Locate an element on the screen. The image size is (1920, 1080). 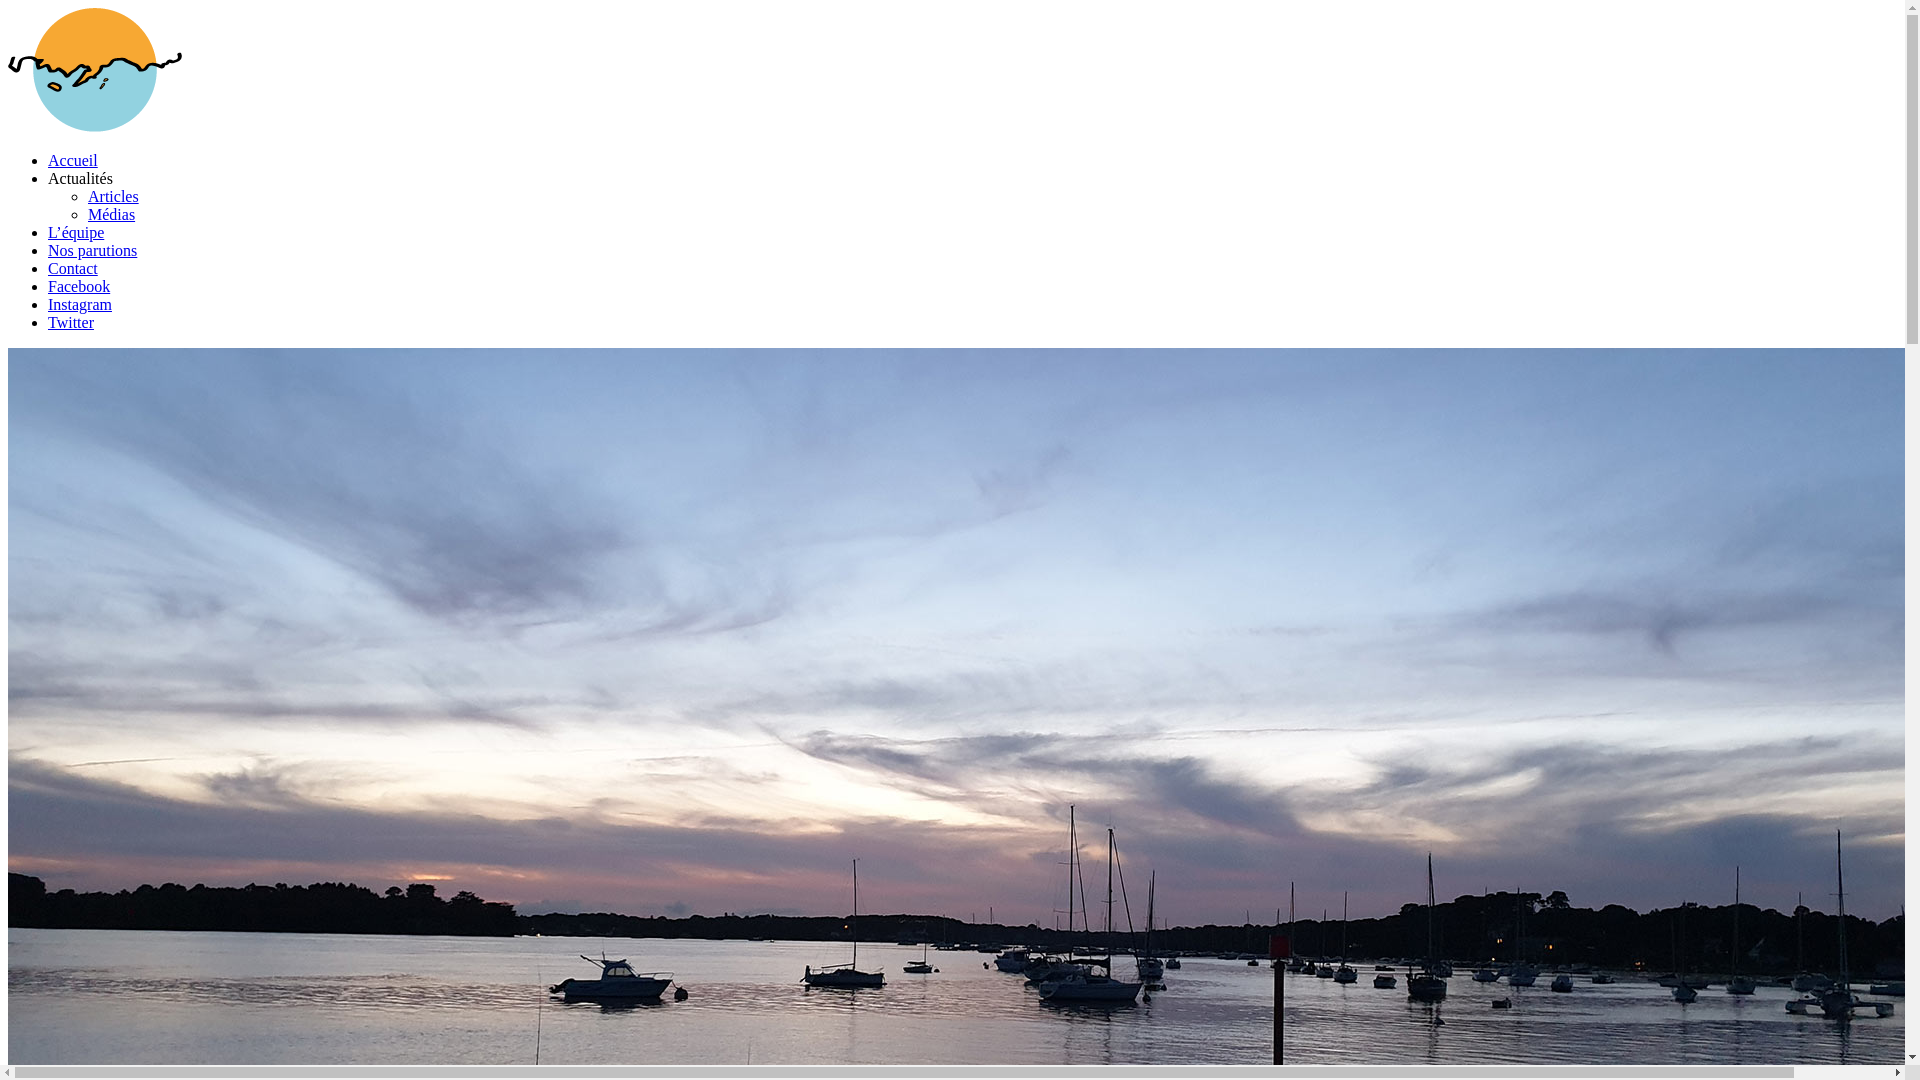
'Nos parutions' is located at coordinates (48, 249).